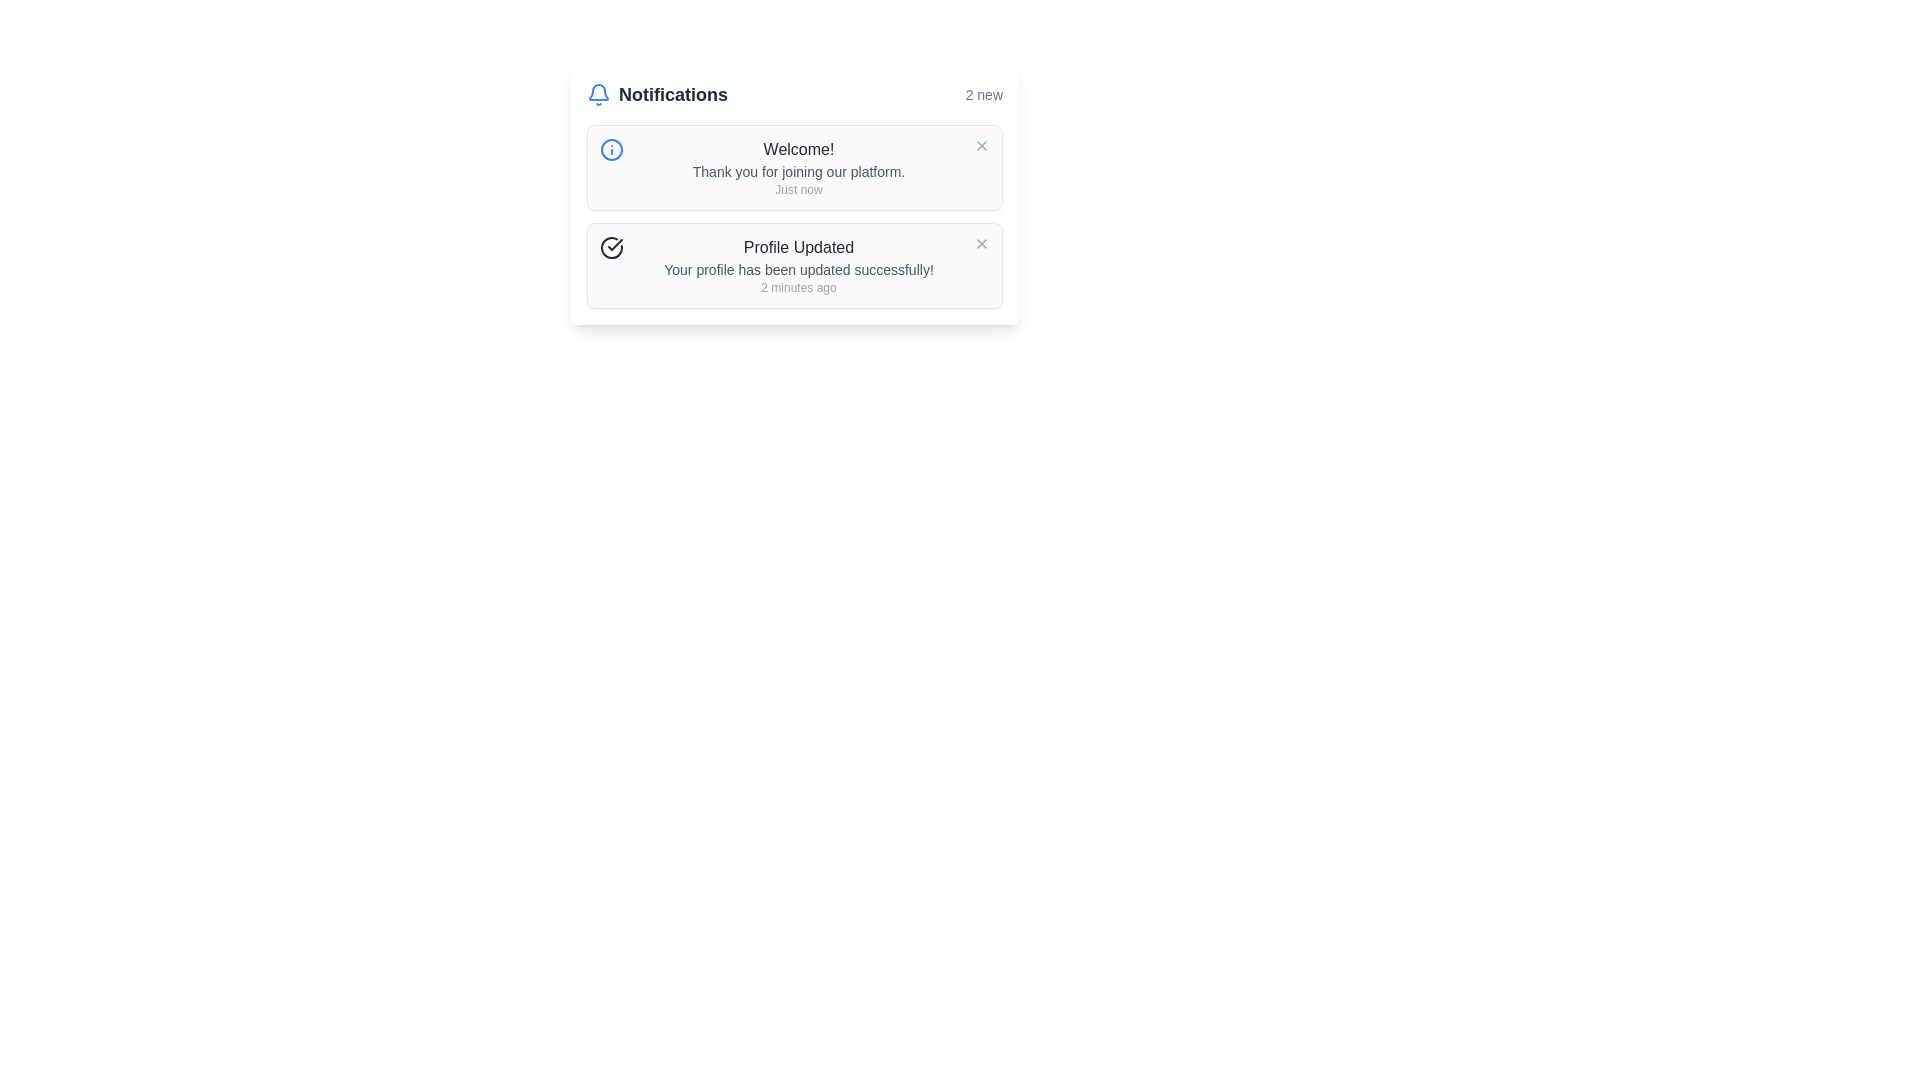 Image resolution: width=1920 pixels, height=1080 pixels. Describe the element at coordinates (797, 246) in the screenshot. I see `the 'Profile Updated' text element that is styled in bold, medium size, and dark gray color, located centrally within the notification block` at that location.